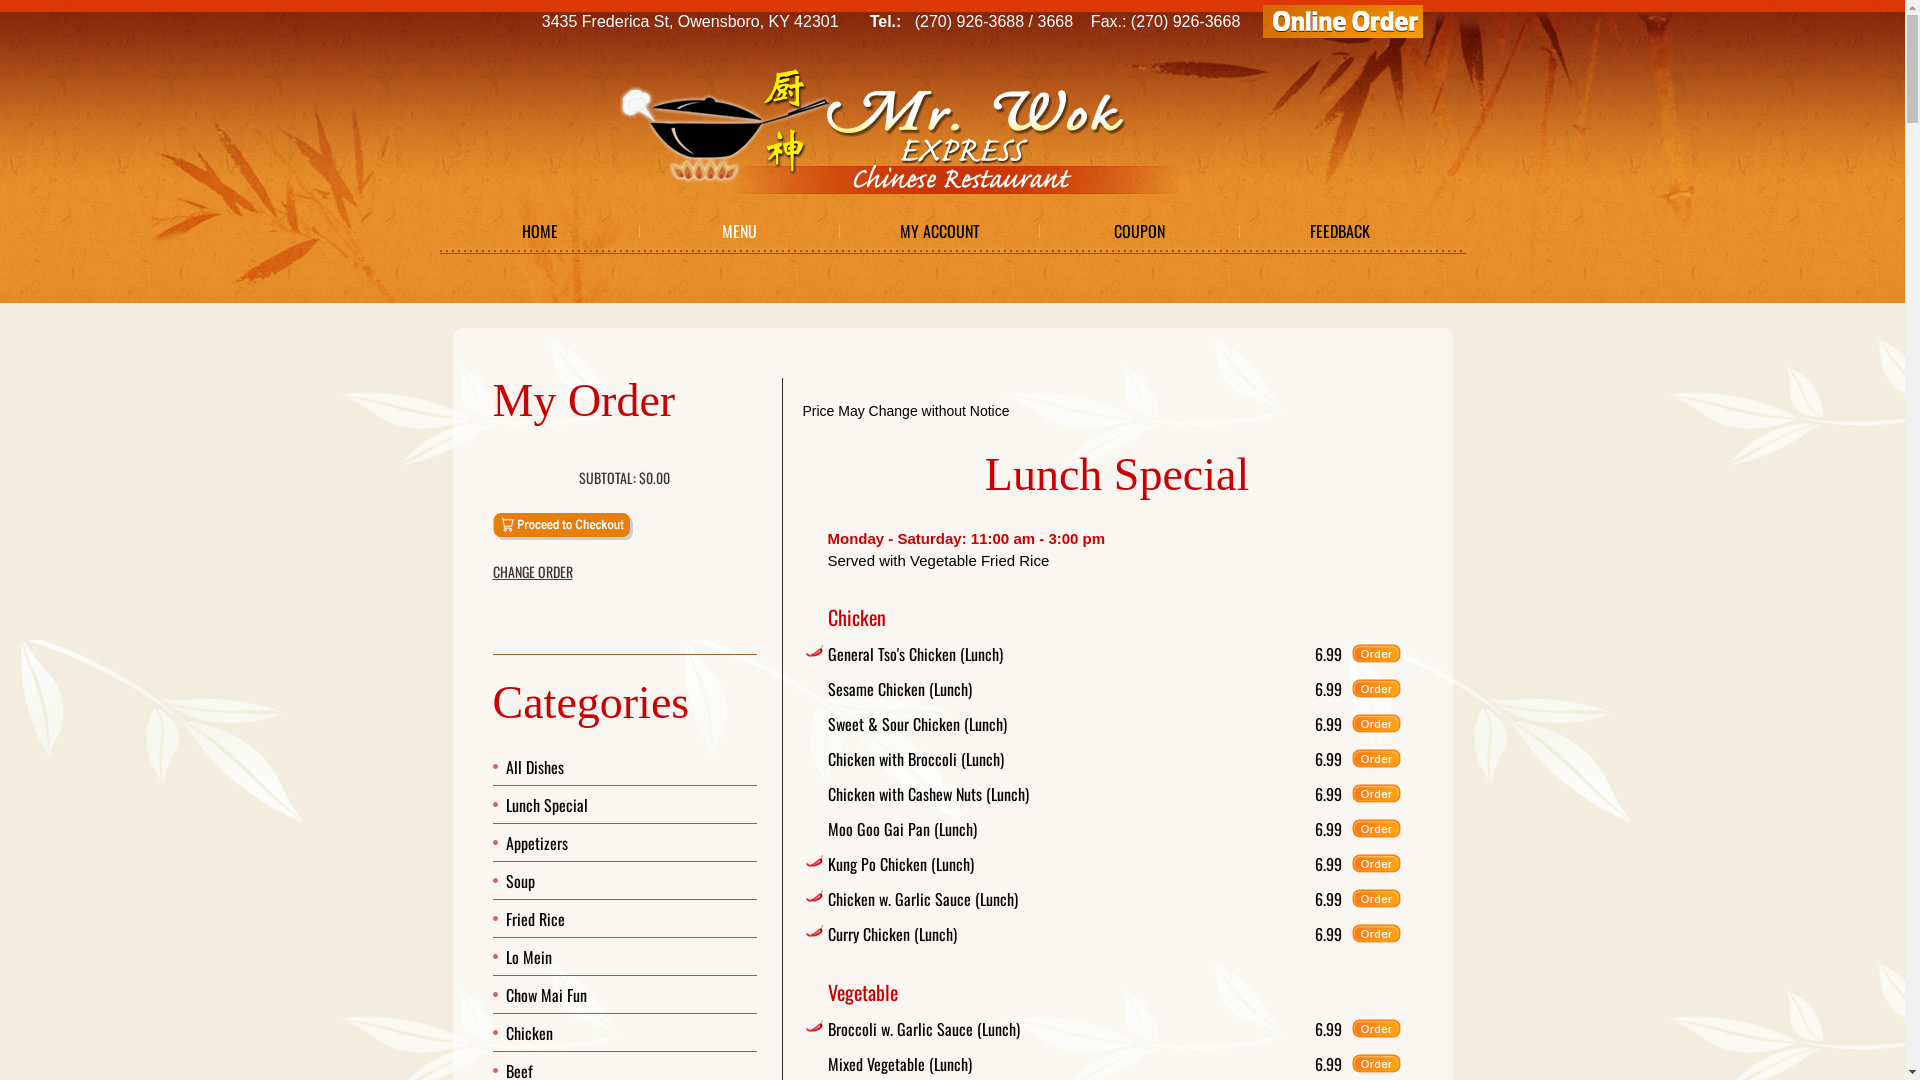 Image resolution: width=1920 pixels, height=1080 pixels. What do you see at coordinates (1140, 230) in the screenshot?
I see `'COUPON'` at bounding box center [1140, 230].